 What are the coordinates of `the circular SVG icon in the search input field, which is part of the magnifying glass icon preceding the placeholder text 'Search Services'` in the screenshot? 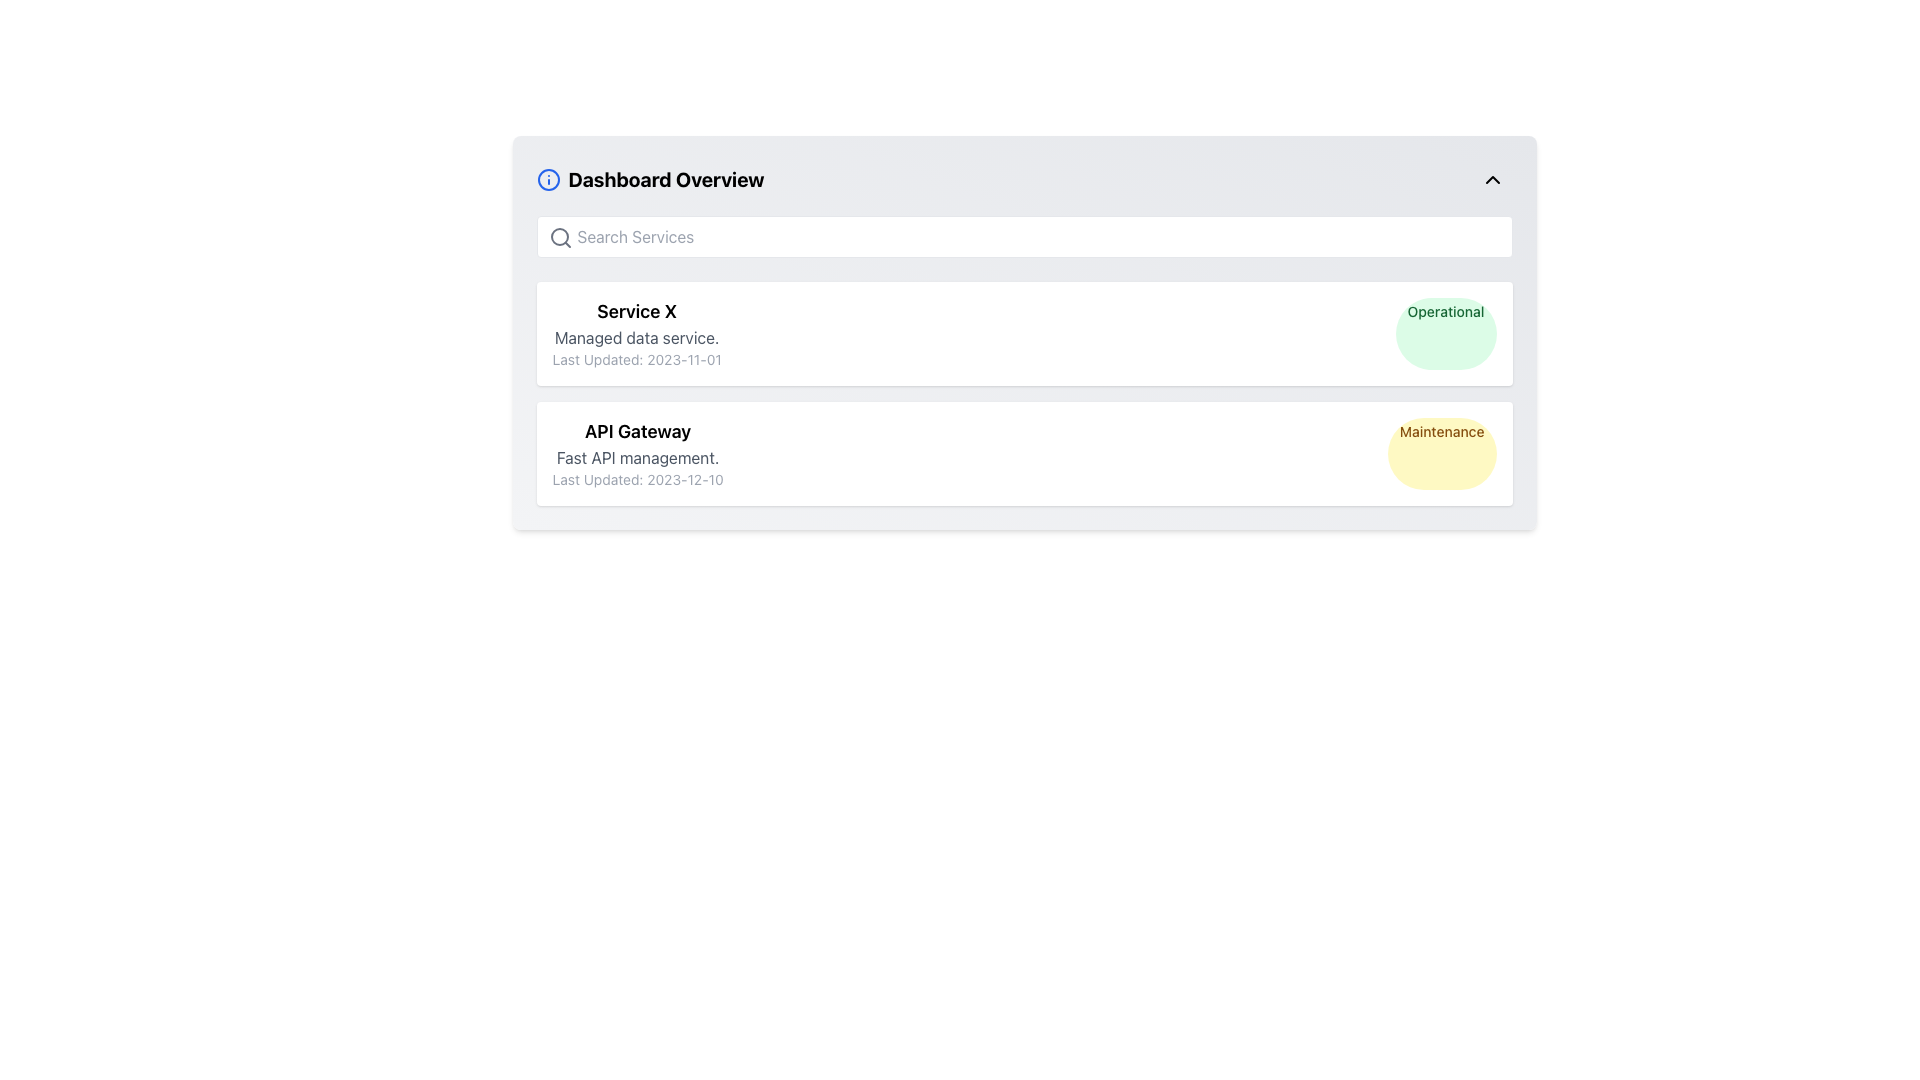 It's located at (559, 235).